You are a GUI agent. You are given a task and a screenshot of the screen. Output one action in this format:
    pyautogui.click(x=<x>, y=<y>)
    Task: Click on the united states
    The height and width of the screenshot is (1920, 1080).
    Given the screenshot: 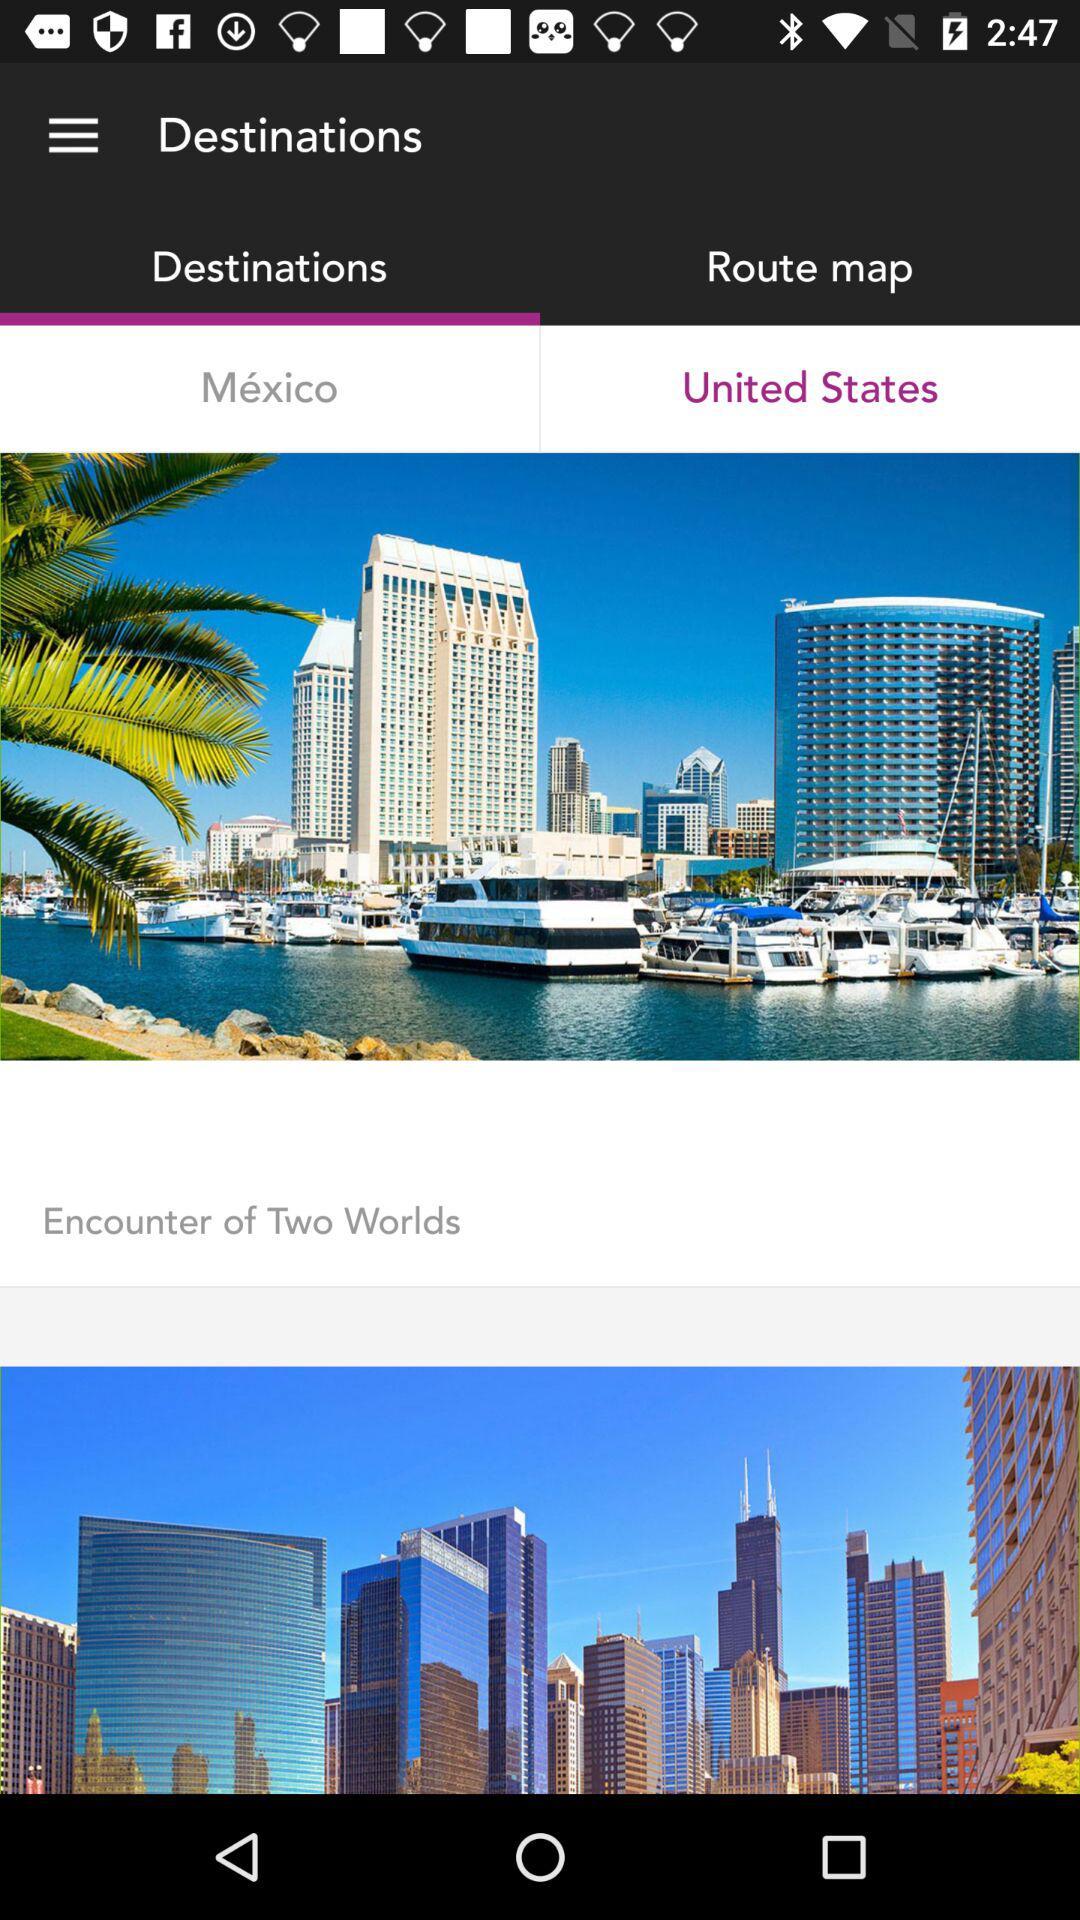 What is the action you would take?
    pyautogui.click(x=810, y=388)
    